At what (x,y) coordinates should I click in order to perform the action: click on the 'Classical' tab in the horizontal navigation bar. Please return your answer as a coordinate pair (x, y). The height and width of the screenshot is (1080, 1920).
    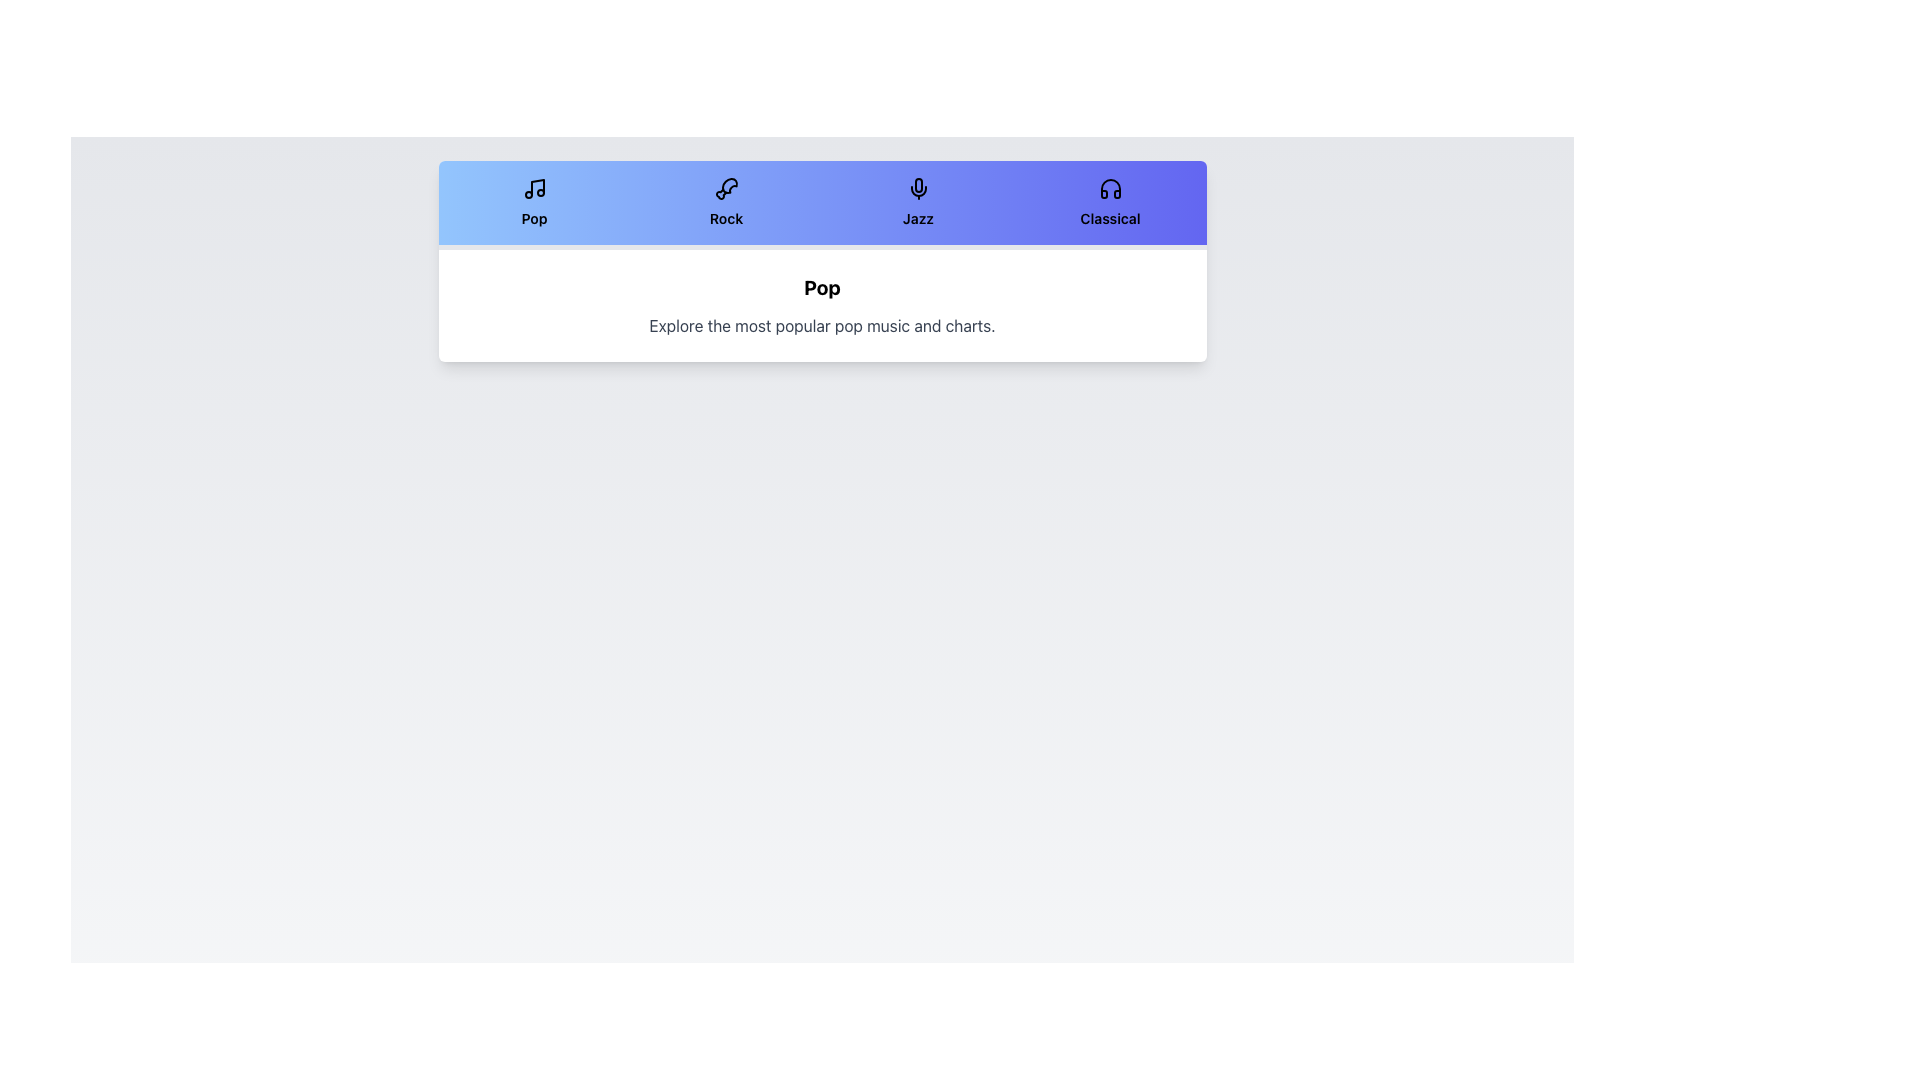
    Looking at the image, I should click on (1109, 204).